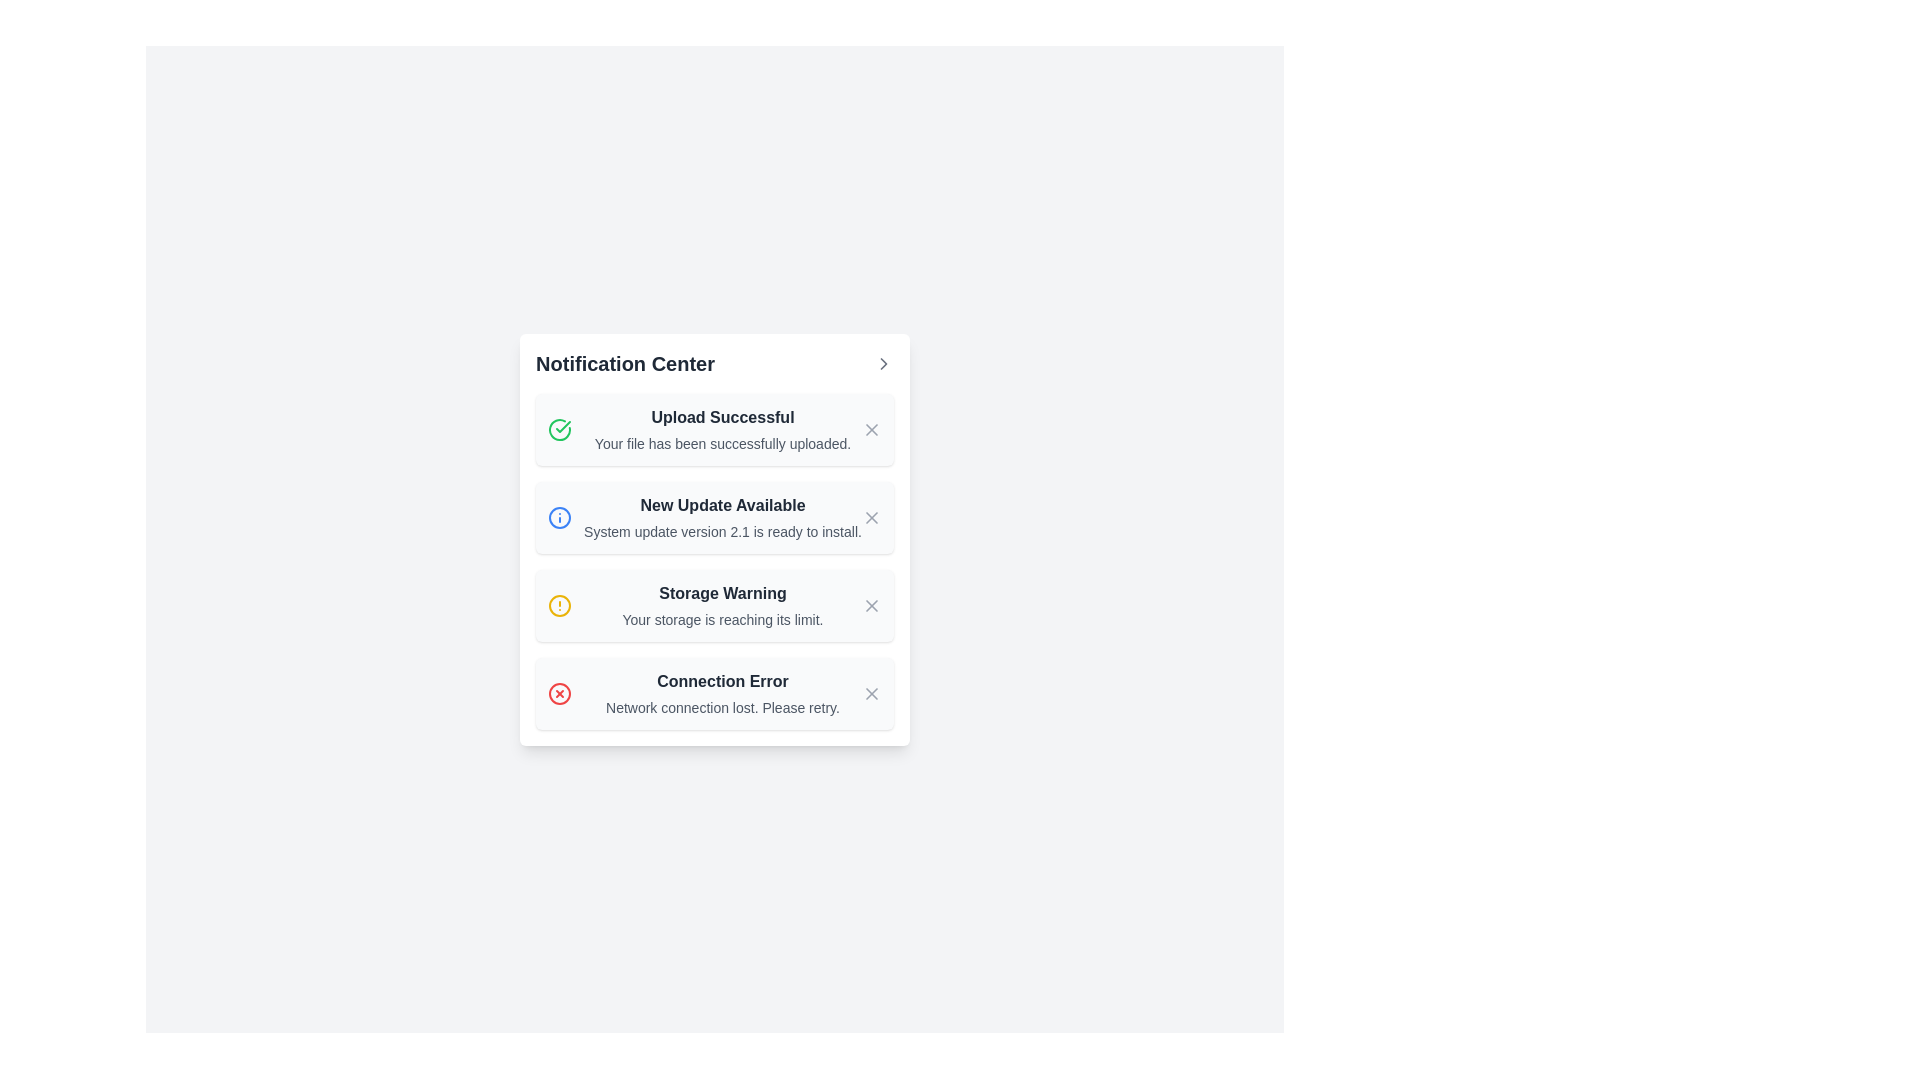 This screenshot has height=1080, width=1920. Describe the element at coordinates (722, 504) in the screenshot. I see `the static text label indicating the availability of a new update, which is positioned in the Notification Center above 'Storage Warning' and below 'Upload Successful'` at that location.